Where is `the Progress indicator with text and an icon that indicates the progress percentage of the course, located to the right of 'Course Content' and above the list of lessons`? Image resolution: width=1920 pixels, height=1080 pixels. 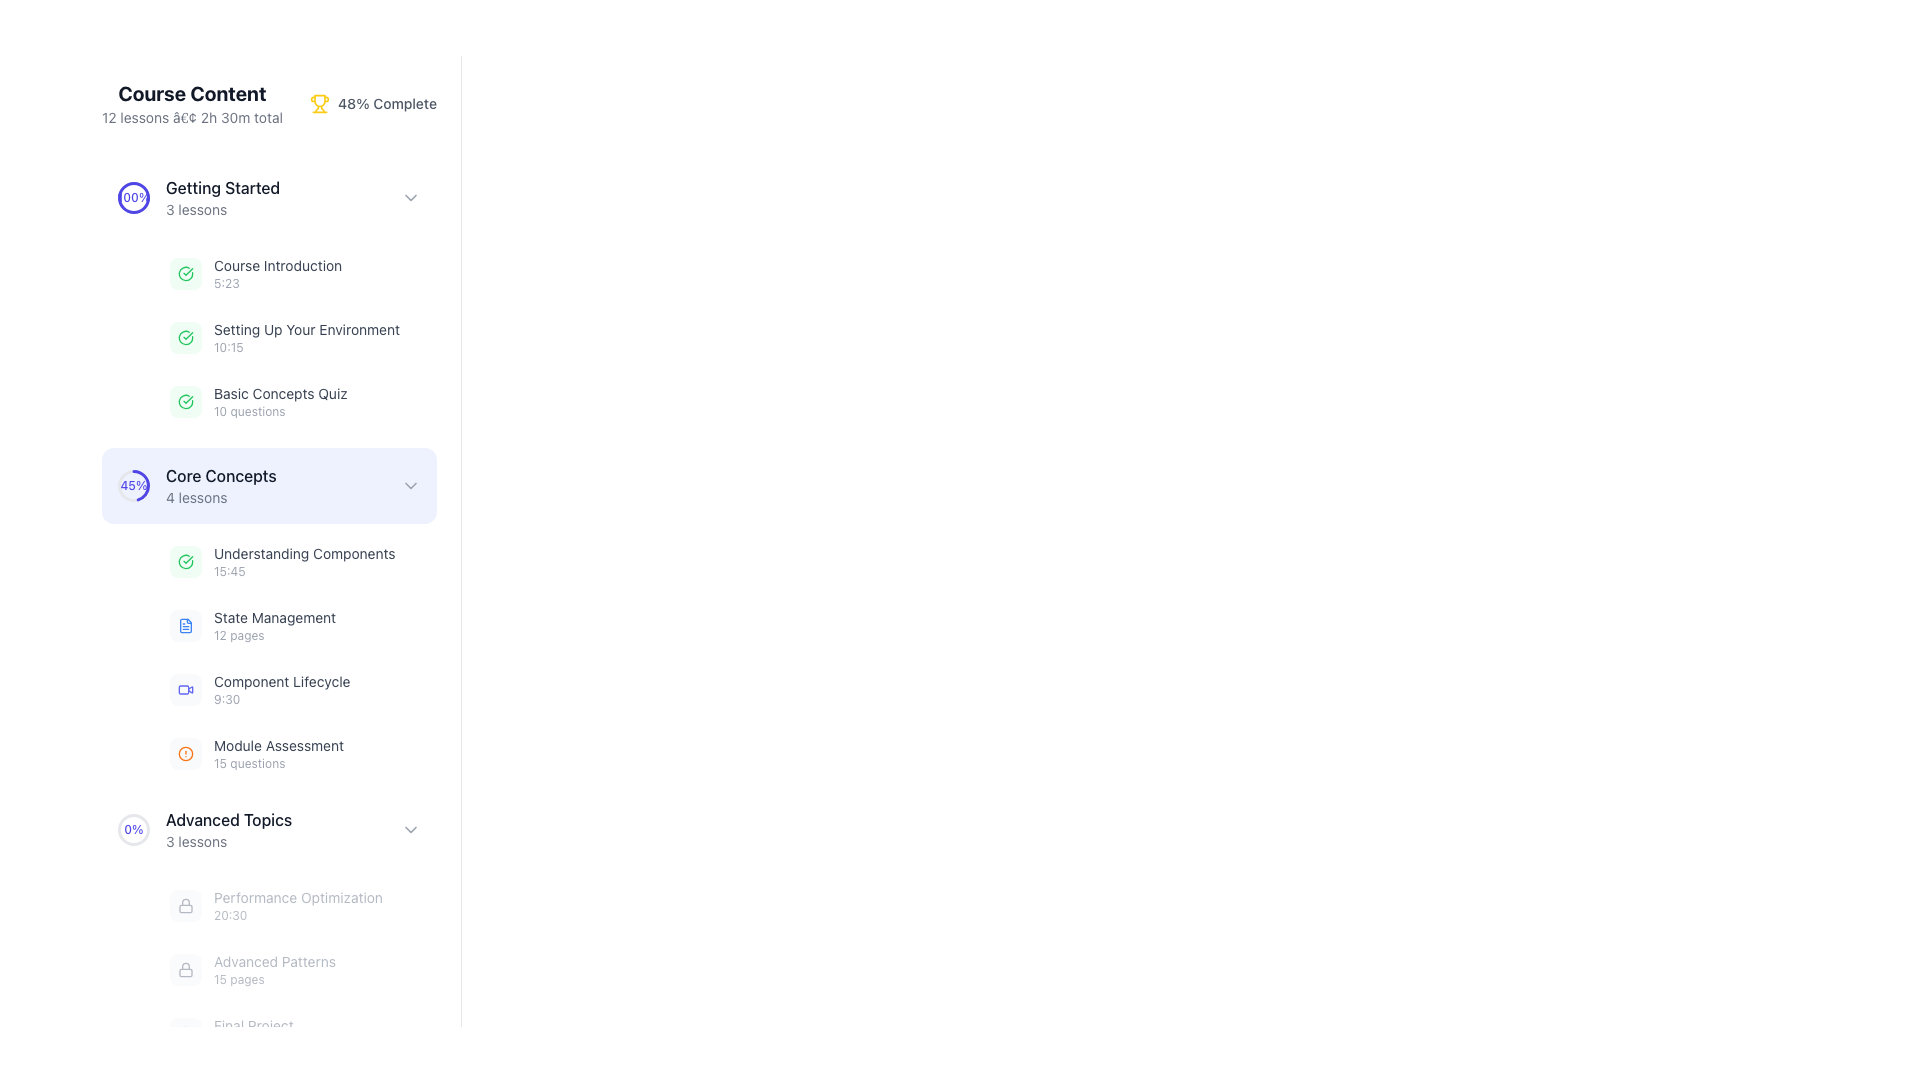 the Progress indicator with text and an icon that indicates the progress percentage of the course, located to the right of 'Course Content' and above the list of lessons is located at coordinates (373, 104).